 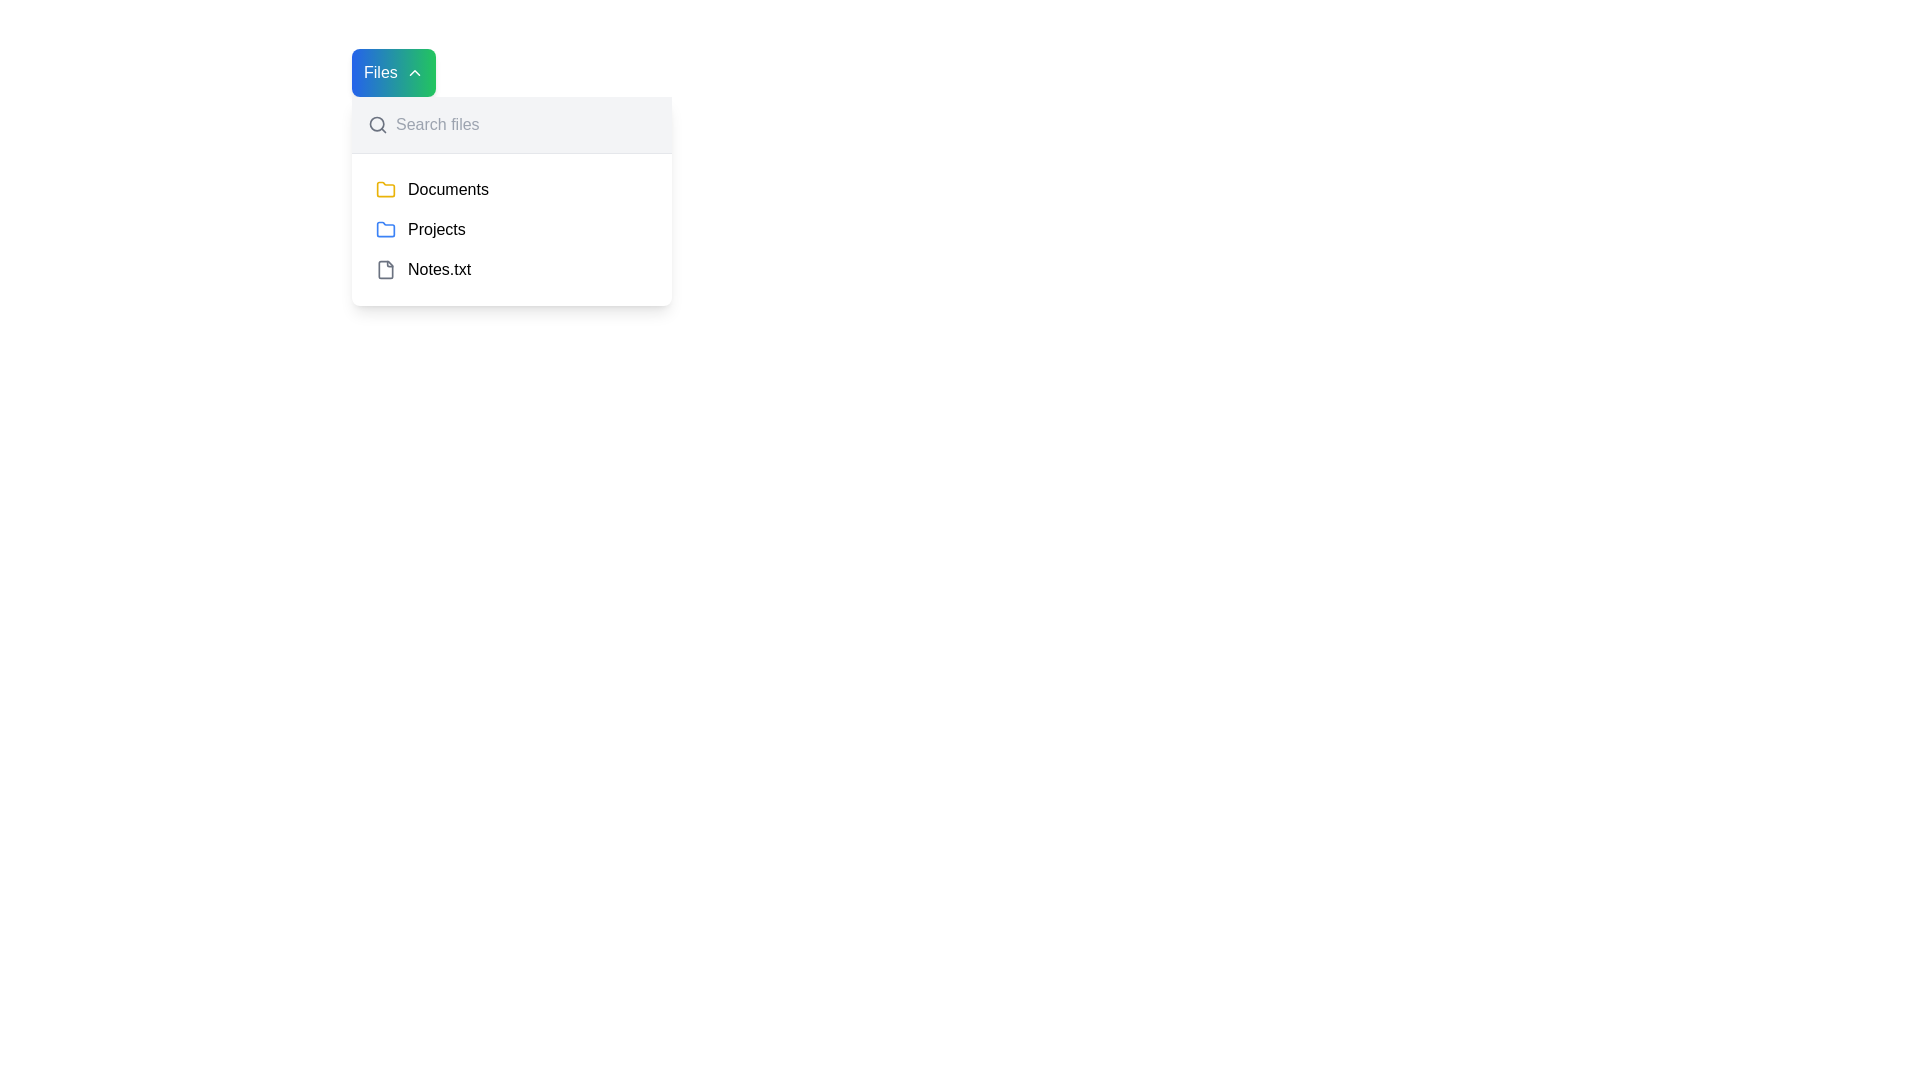 I want to click on the 'Projects' list item, which is the second item in the vertical list below the 'Files' search bar, so click(x=512, y=229).